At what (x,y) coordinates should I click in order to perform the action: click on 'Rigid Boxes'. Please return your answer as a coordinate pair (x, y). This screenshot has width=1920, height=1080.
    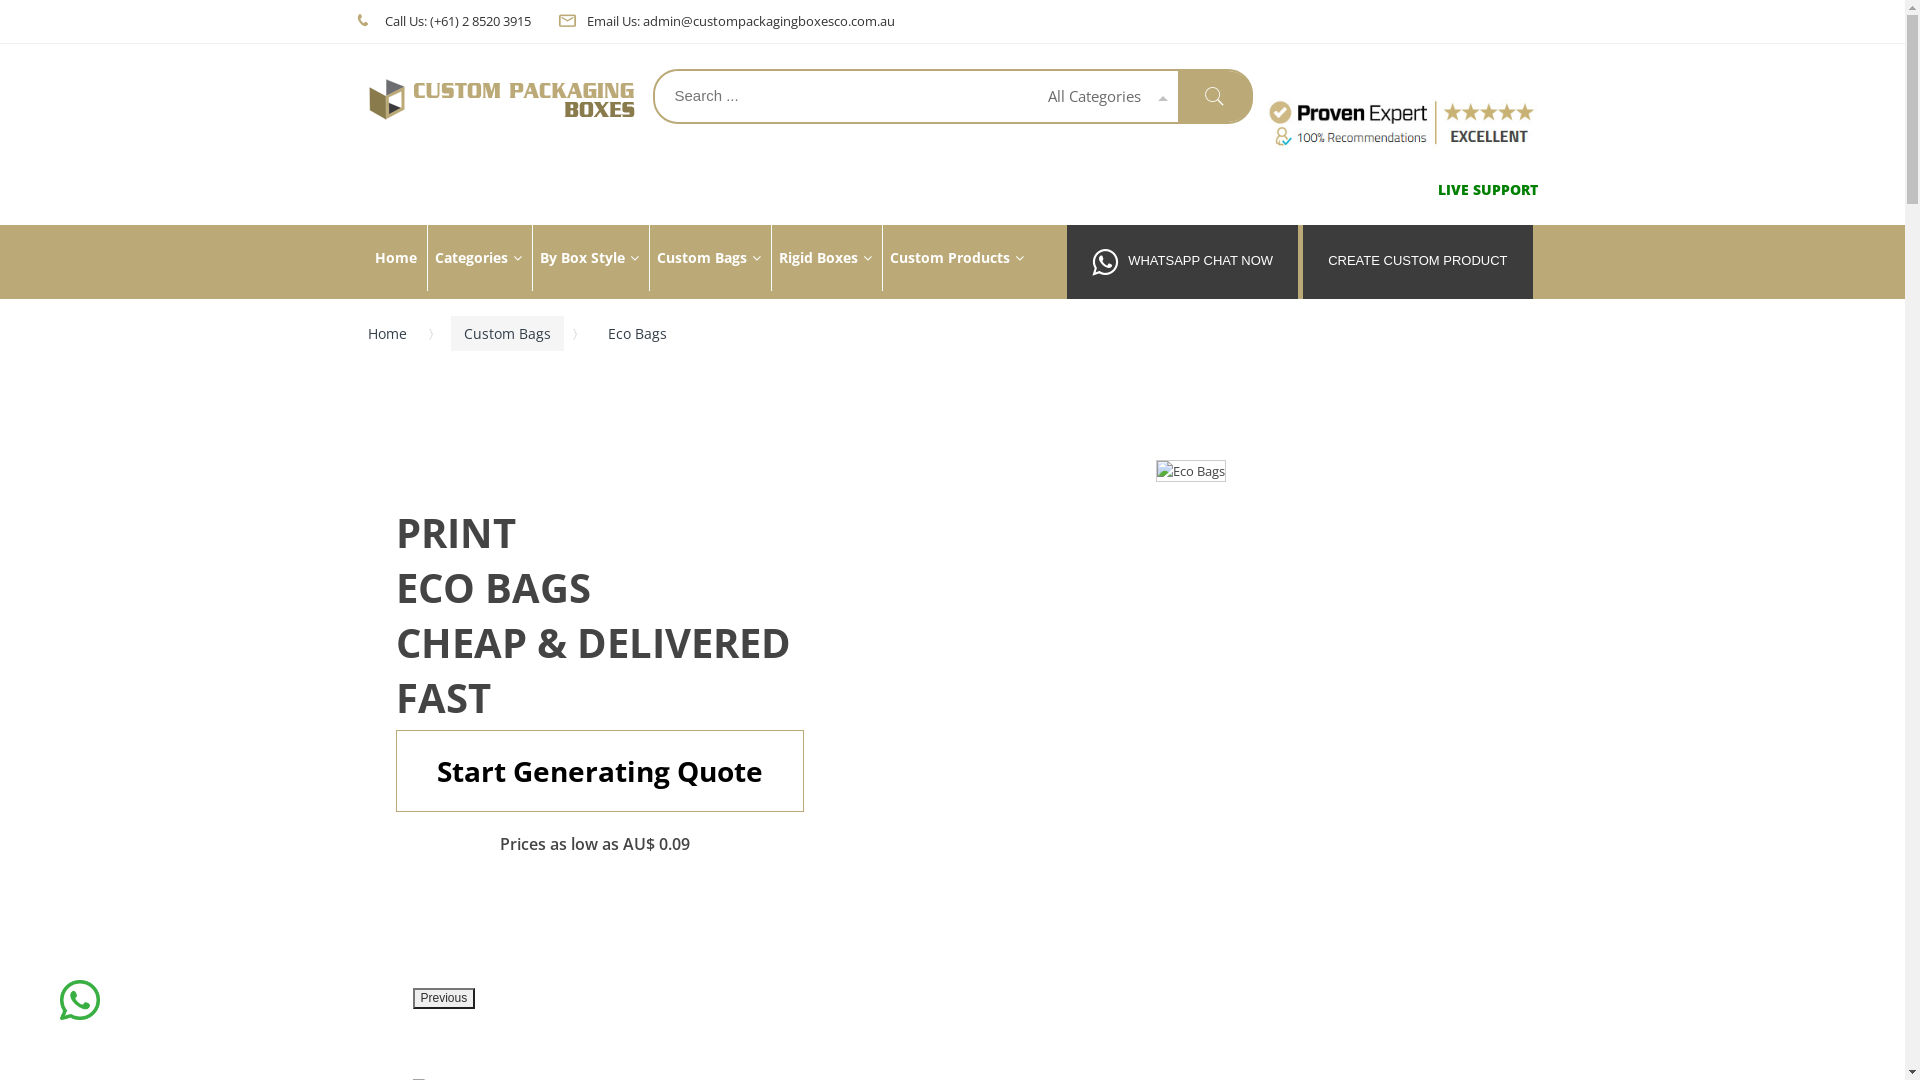
    Looking at the image, I should click on (824, 257).